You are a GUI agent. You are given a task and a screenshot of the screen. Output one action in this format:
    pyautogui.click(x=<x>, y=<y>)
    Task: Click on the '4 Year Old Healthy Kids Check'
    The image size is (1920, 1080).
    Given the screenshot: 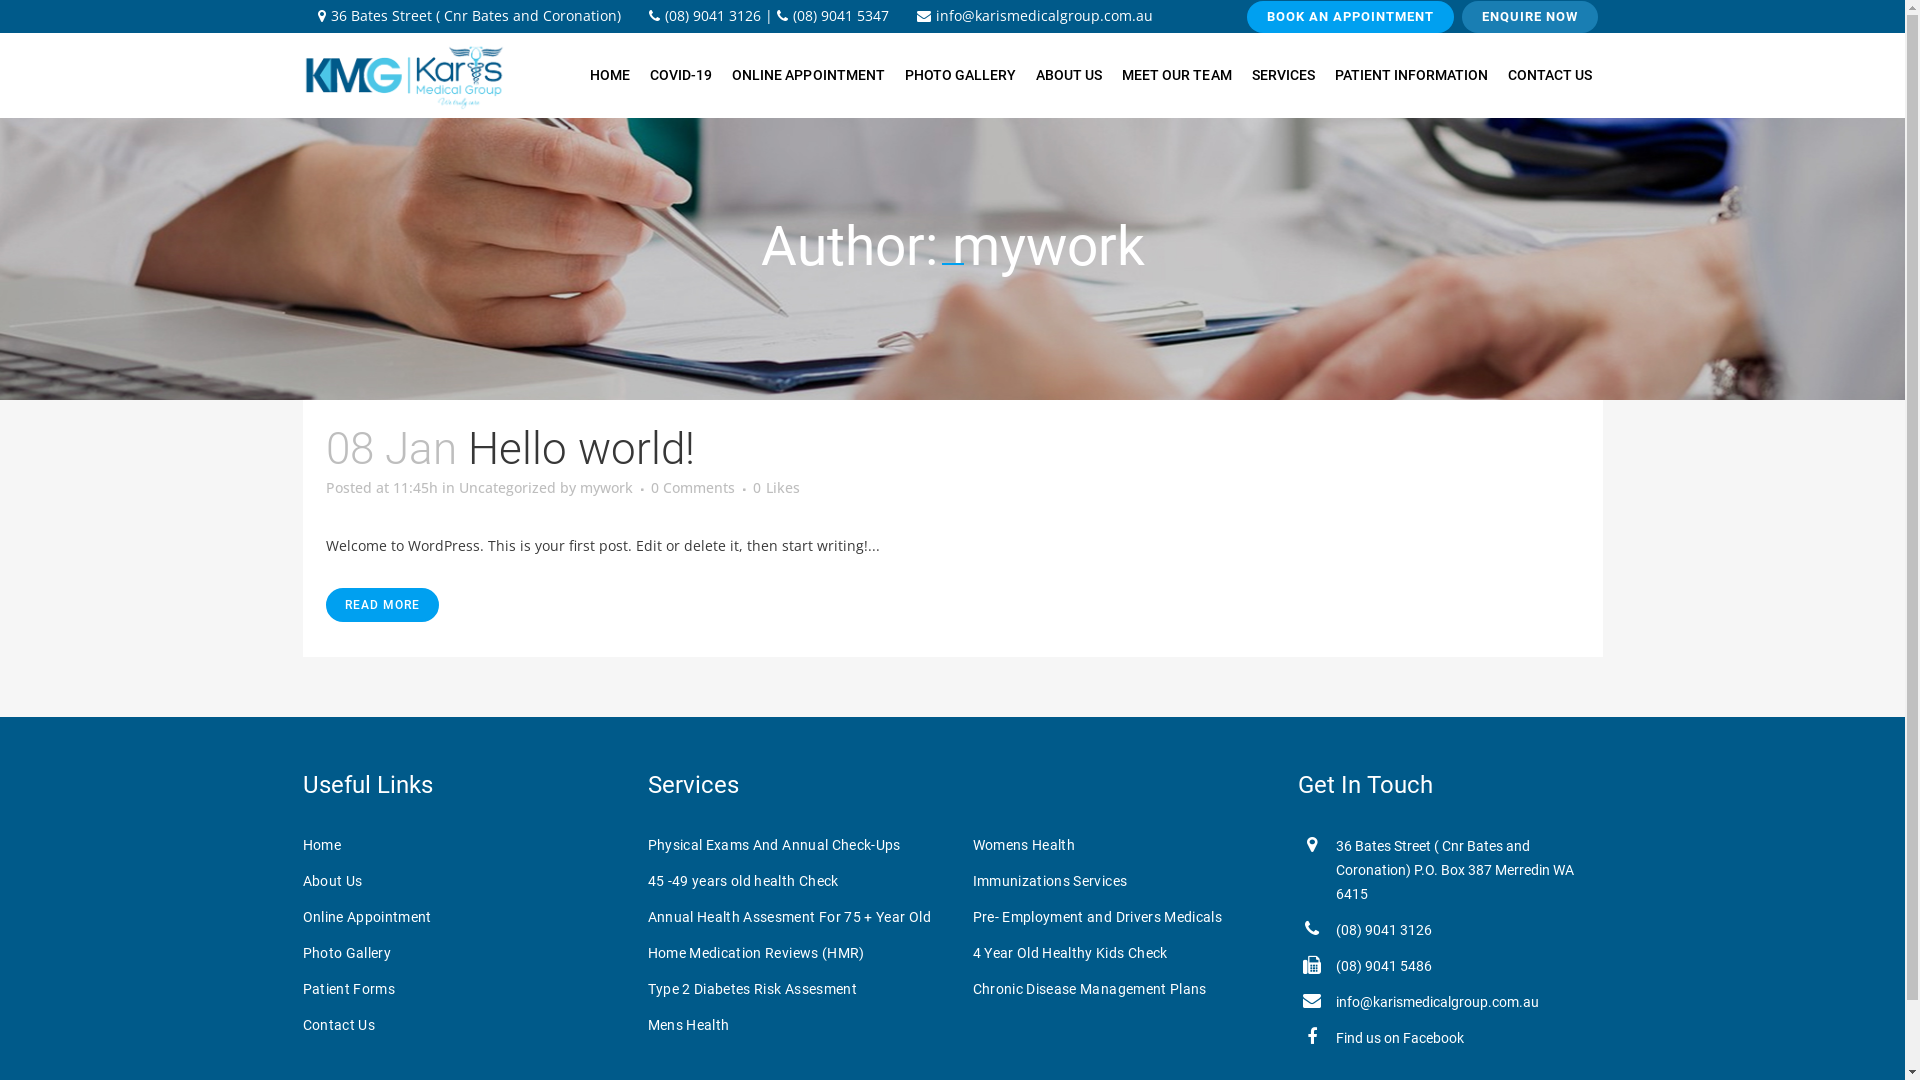 What is the action you would take?
    pyautogui.click(x=1122, y=951)
    